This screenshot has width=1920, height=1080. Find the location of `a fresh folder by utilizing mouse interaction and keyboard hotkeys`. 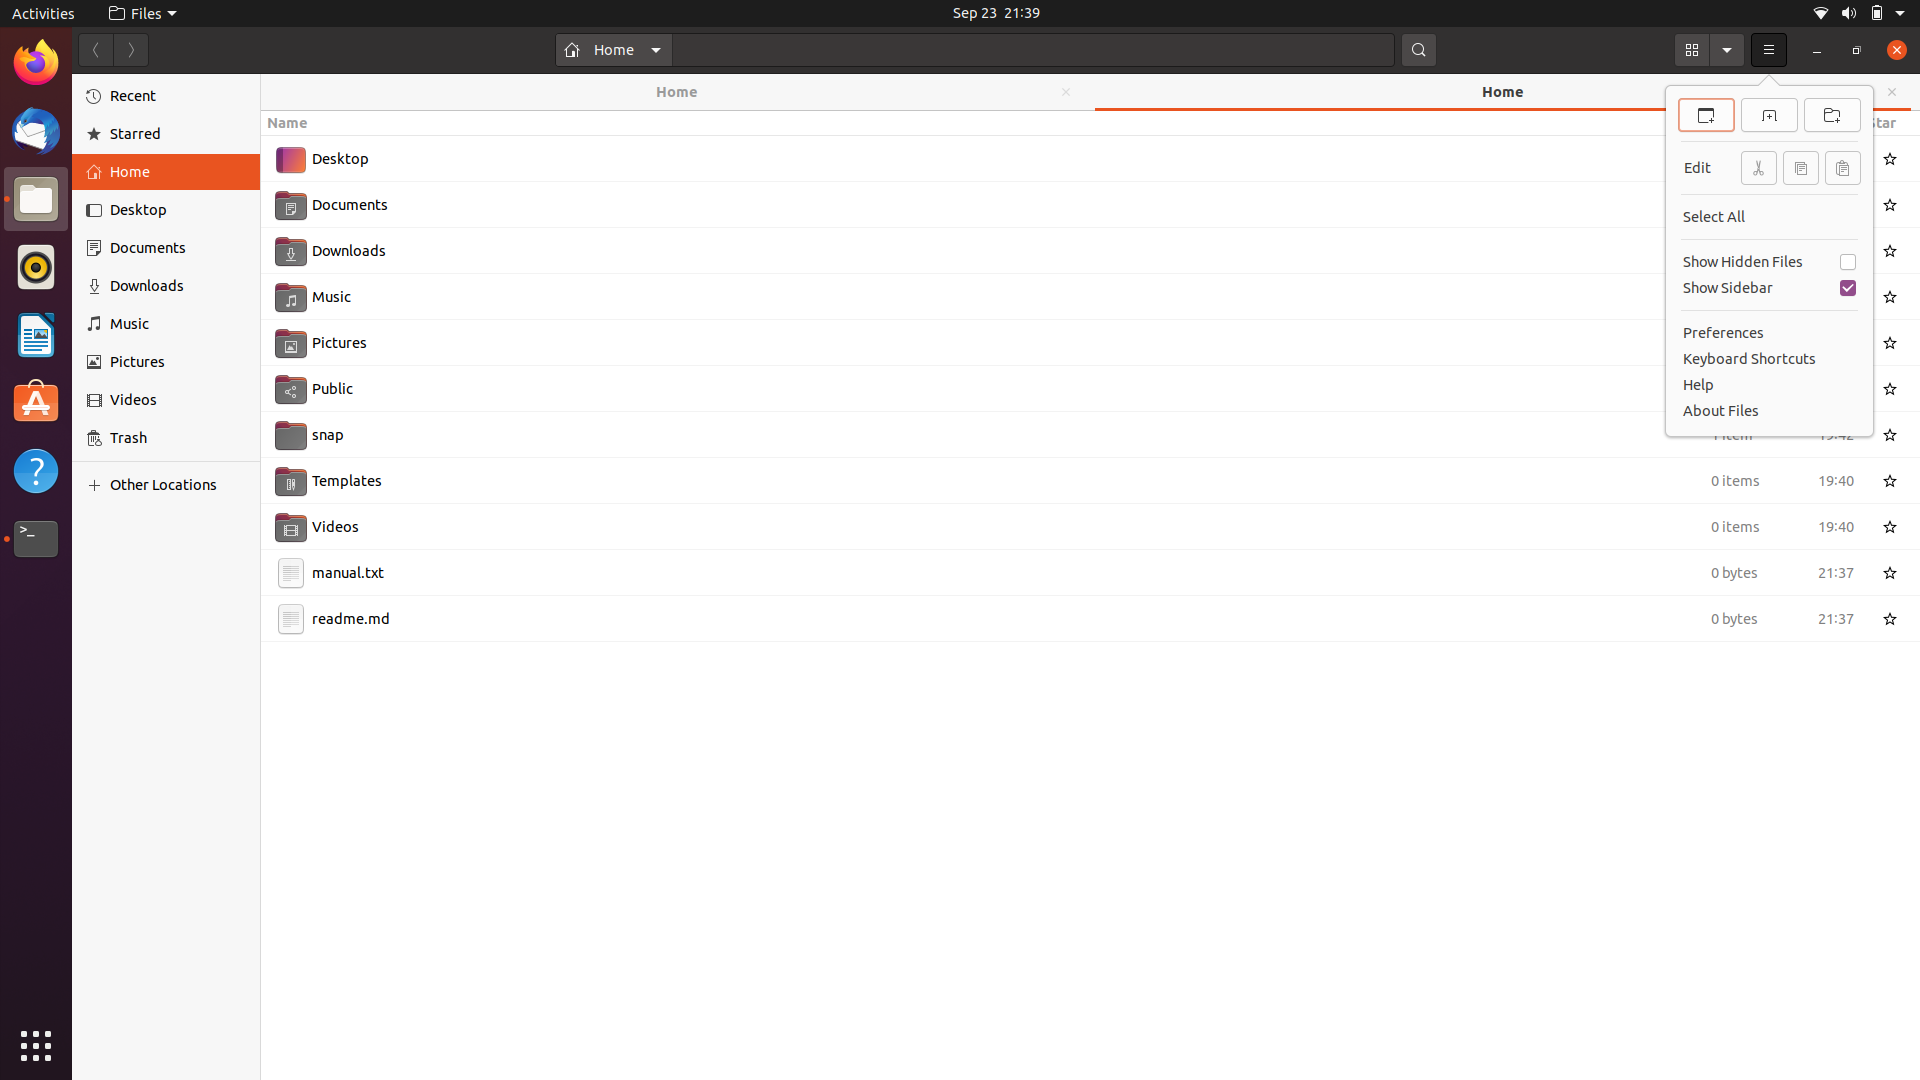

a fresh folder by utilizing mouse interaction and keyboard hotkeys is located at coordinates (1833, 113).